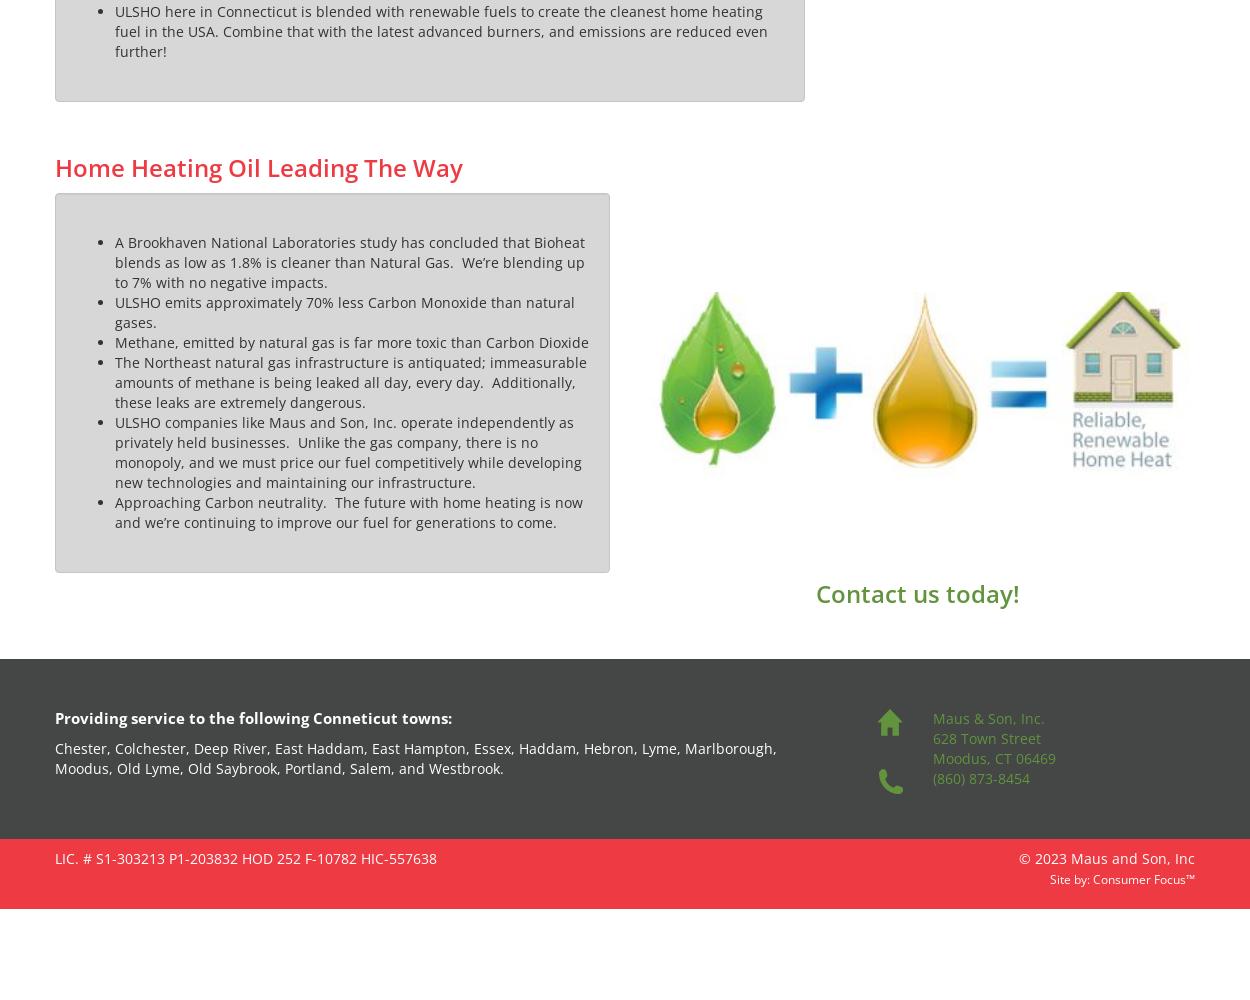  What do you see at coordinates (114, 341) in the screenshot?
I see `'Methane, emitted by natural gas is far more toxic than Carbon Dioxide'` at bounding box center [114, 341].